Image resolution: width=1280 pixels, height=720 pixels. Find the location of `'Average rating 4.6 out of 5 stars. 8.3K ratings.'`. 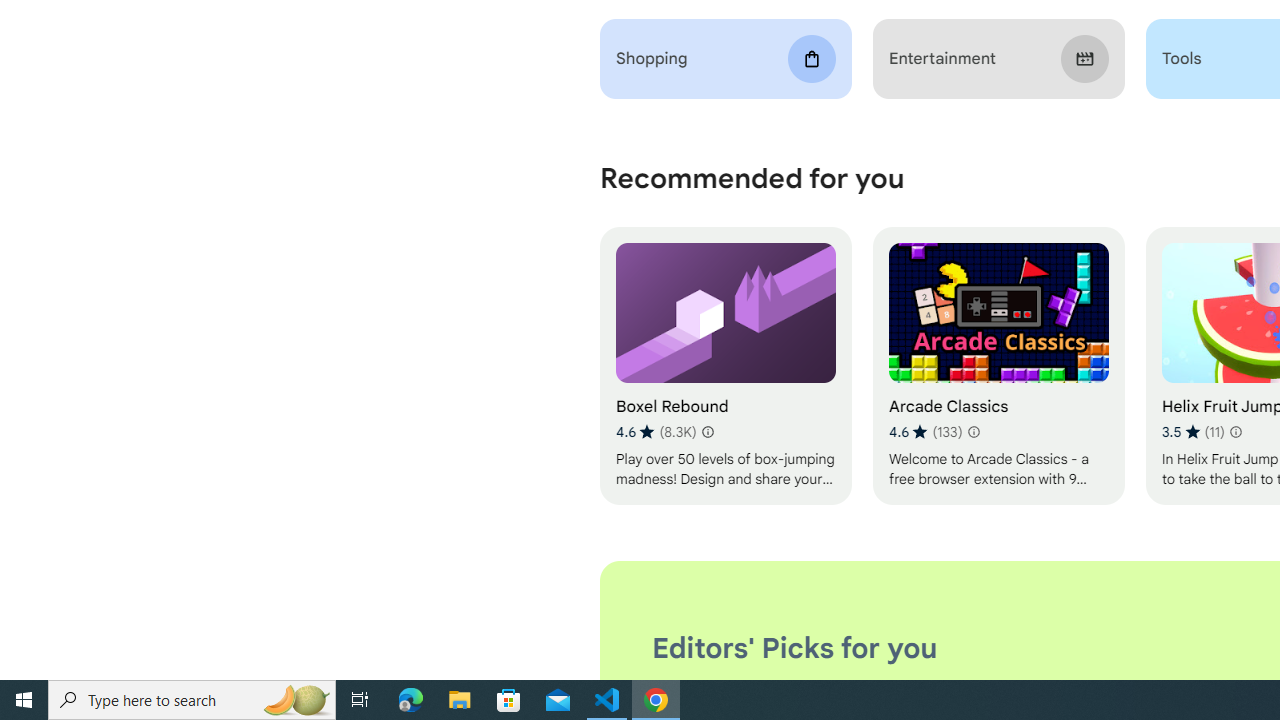

'Average rating 4.6 out of 5 stars. 8.3K ratings.' is located at coordinates (656, 431).